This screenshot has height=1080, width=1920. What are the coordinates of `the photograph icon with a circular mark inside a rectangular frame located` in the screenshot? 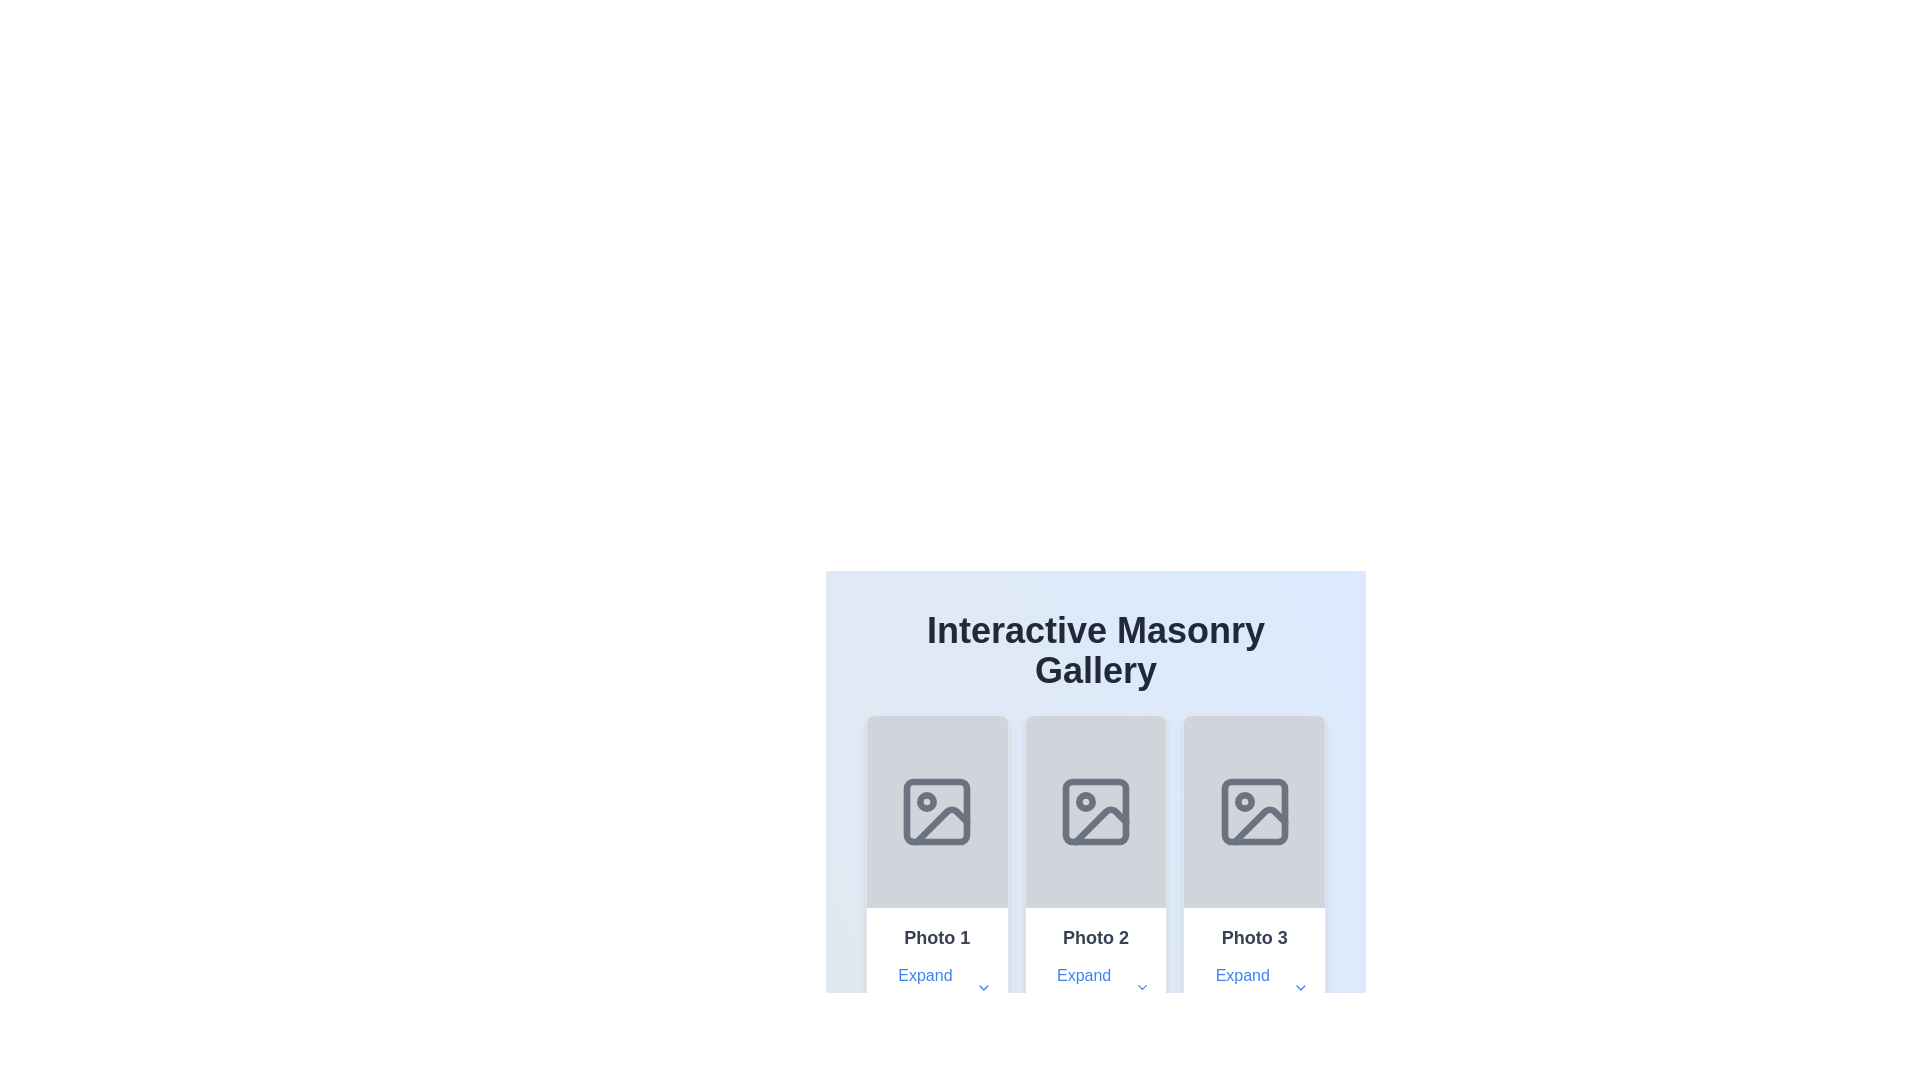 It's located at (1094, 812).